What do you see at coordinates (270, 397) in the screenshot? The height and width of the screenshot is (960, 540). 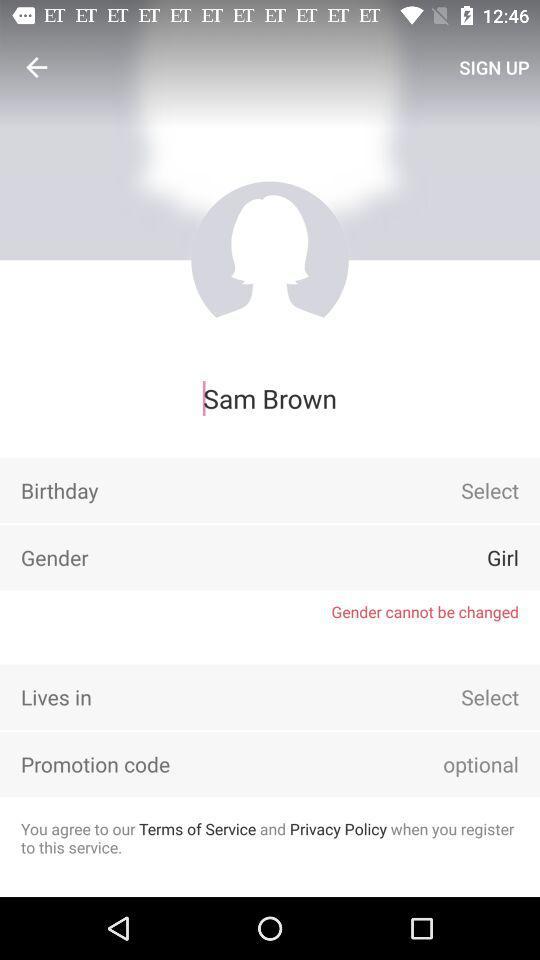 I see `item above the birthday` at bounding box center [270, 397].